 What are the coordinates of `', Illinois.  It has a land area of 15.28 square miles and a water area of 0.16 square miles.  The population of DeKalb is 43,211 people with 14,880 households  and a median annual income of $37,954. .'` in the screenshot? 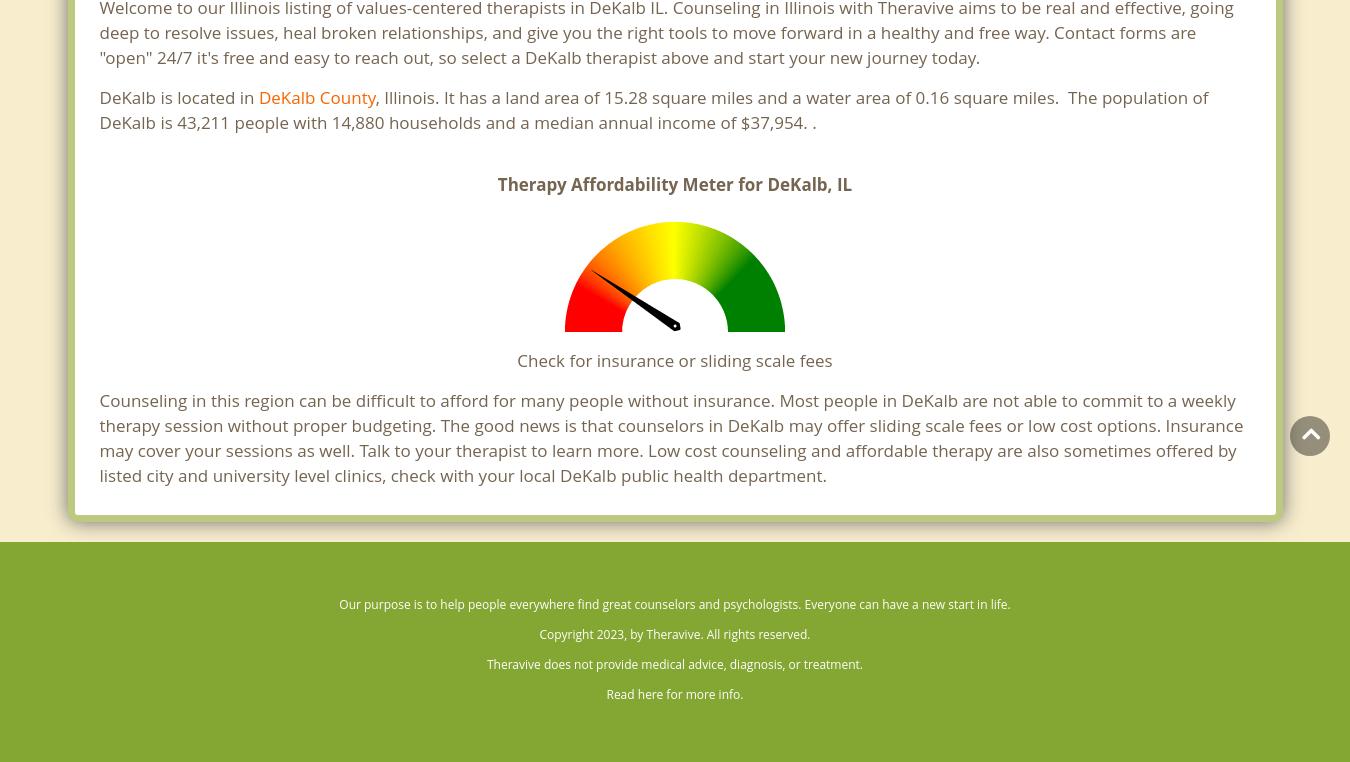 It's located at (653, 110).